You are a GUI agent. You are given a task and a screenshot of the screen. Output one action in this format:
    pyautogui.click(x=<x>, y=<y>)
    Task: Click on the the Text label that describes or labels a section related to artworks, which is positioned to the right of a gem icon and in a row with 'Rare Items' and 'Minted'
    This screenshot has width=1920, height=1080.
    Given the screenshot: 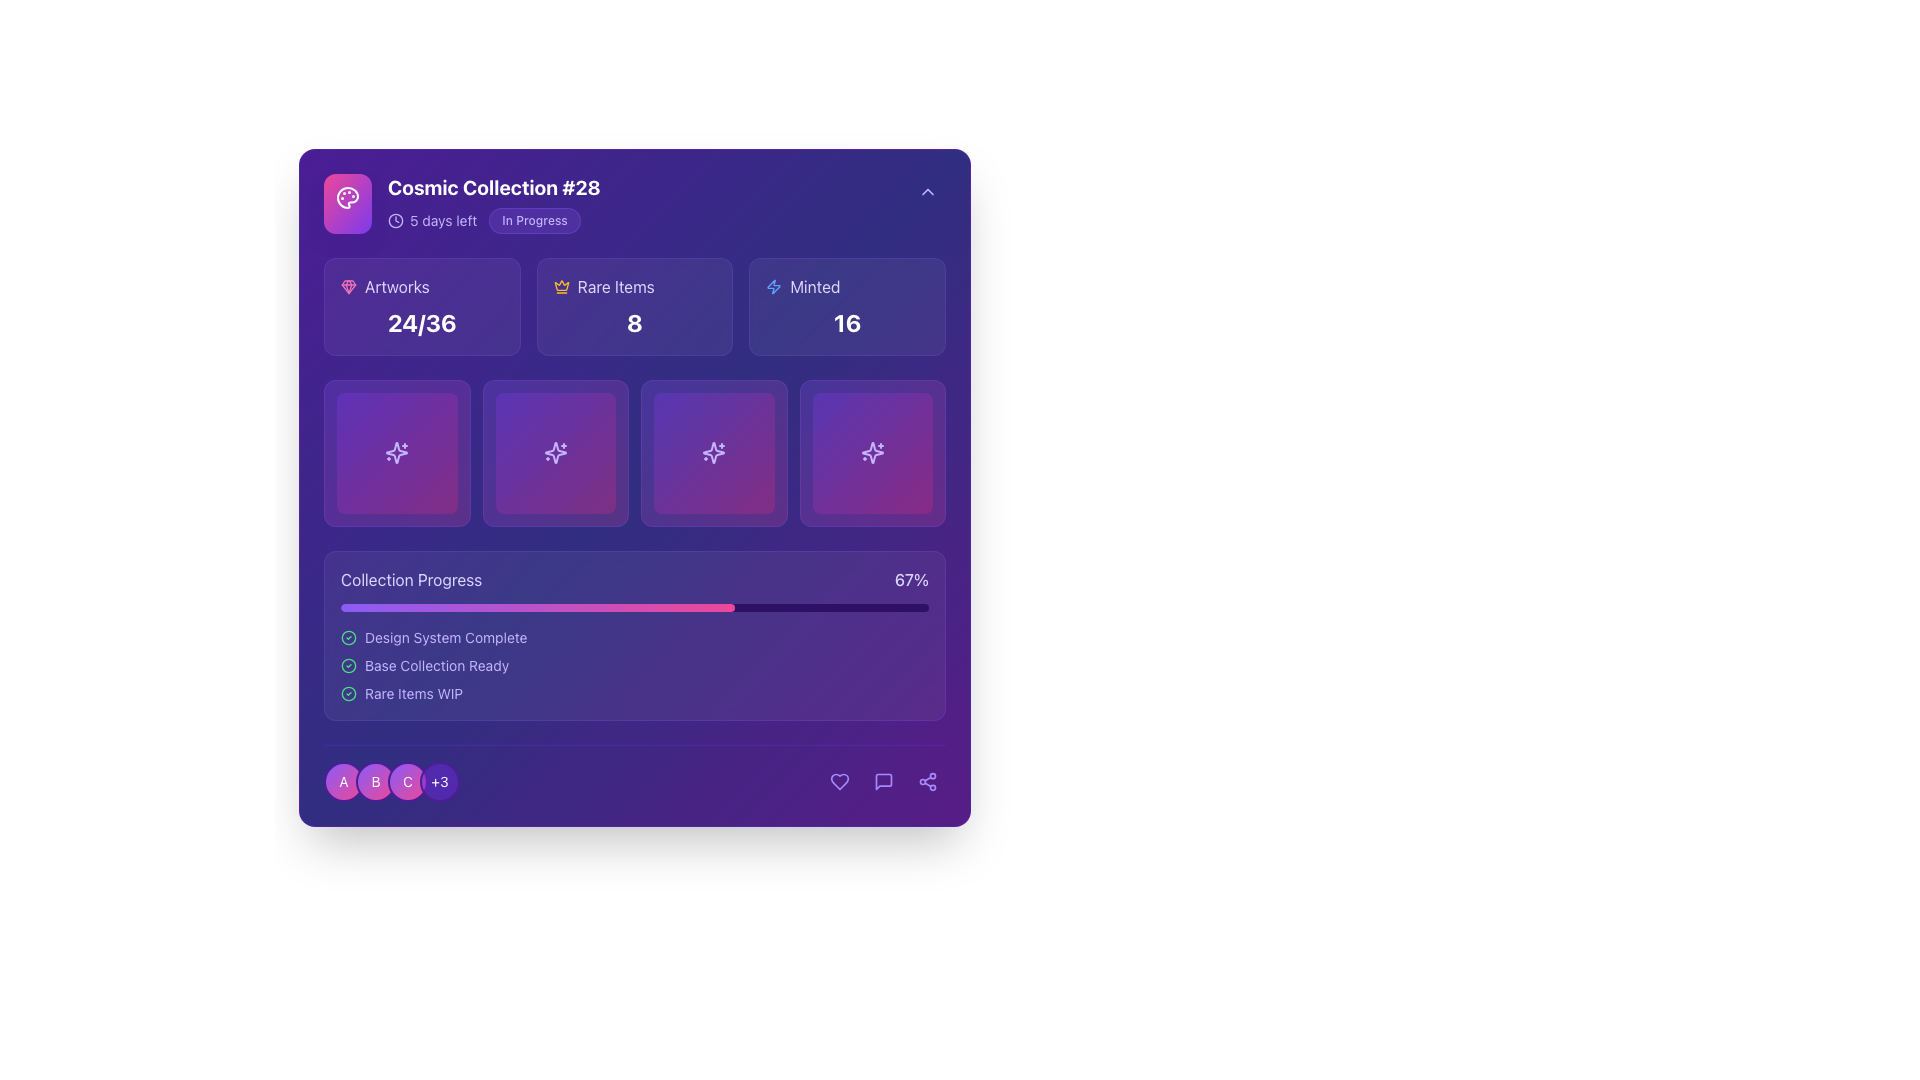 What is the action you would take?
    pyautogui.click(x=397, y=286)
    